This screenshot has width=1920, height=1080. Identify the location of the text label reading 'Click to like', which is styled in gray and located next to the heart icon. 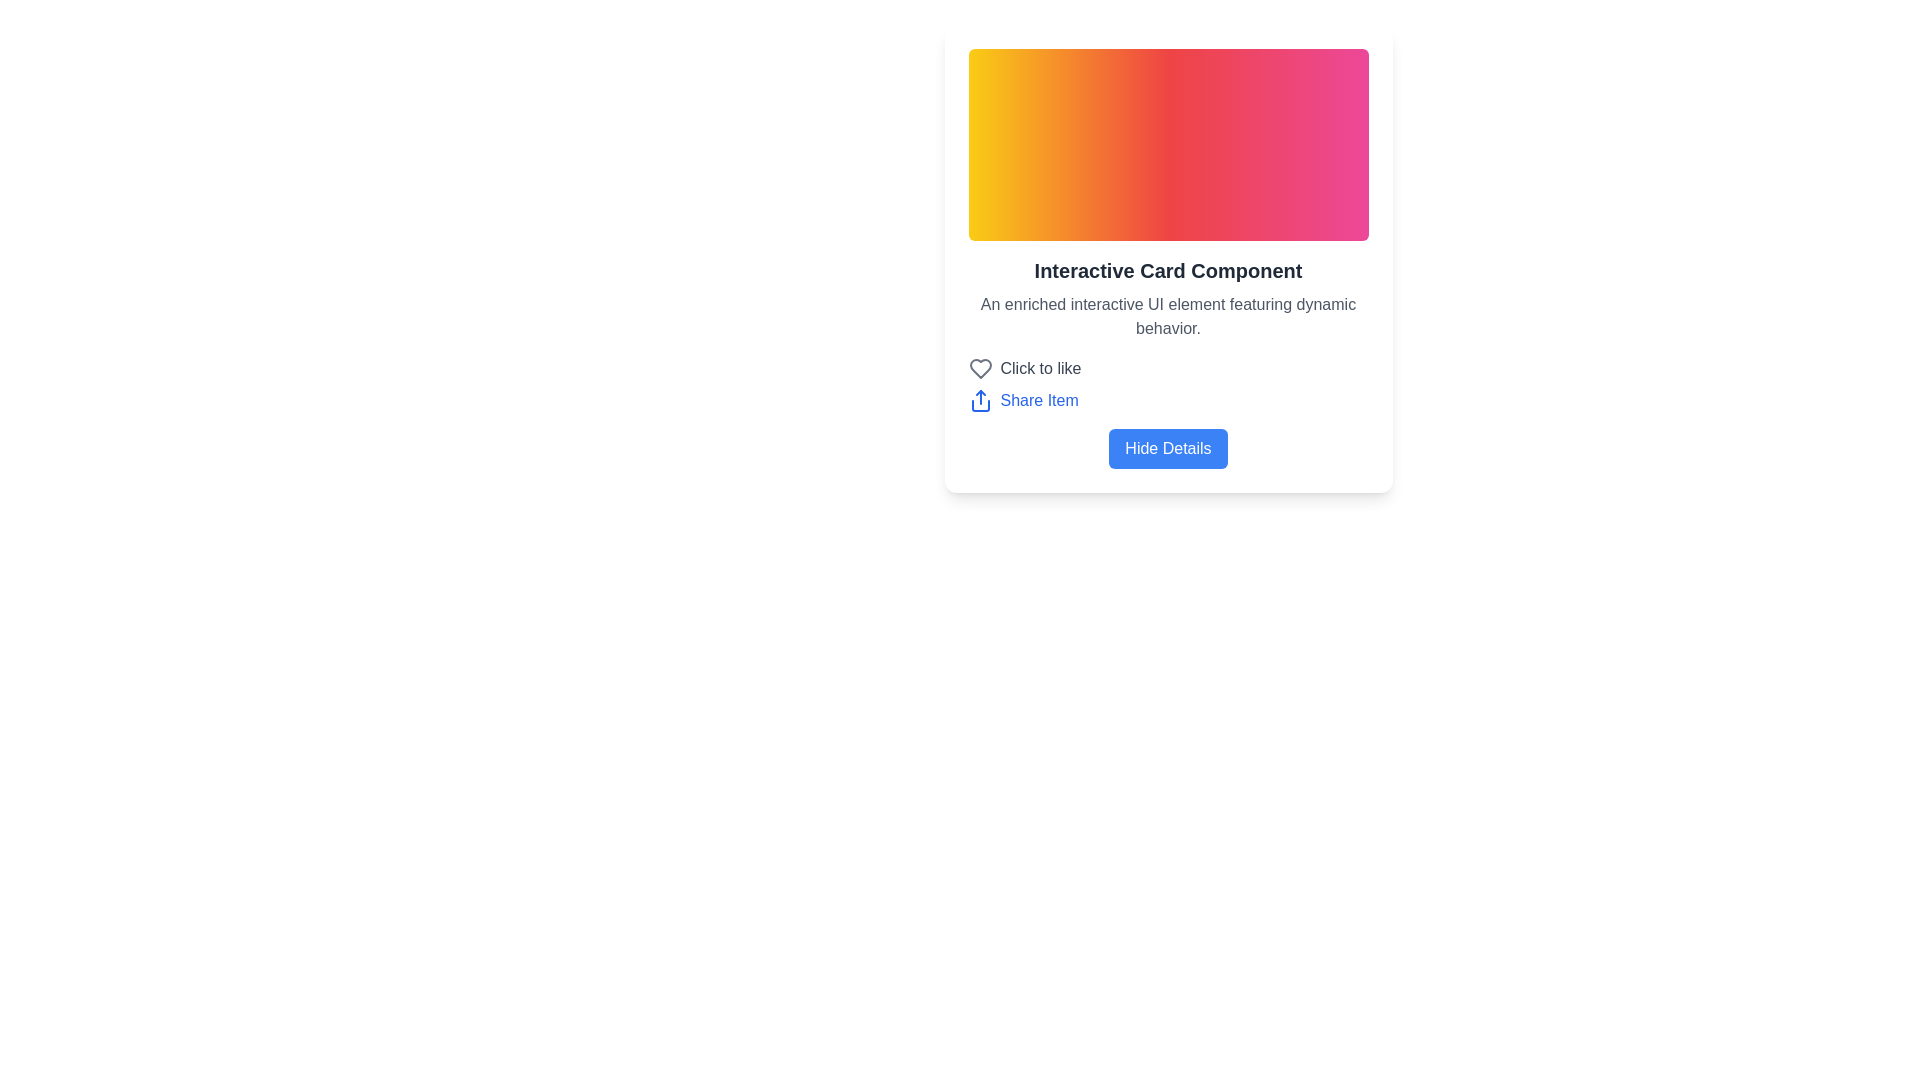
(1040, 369).